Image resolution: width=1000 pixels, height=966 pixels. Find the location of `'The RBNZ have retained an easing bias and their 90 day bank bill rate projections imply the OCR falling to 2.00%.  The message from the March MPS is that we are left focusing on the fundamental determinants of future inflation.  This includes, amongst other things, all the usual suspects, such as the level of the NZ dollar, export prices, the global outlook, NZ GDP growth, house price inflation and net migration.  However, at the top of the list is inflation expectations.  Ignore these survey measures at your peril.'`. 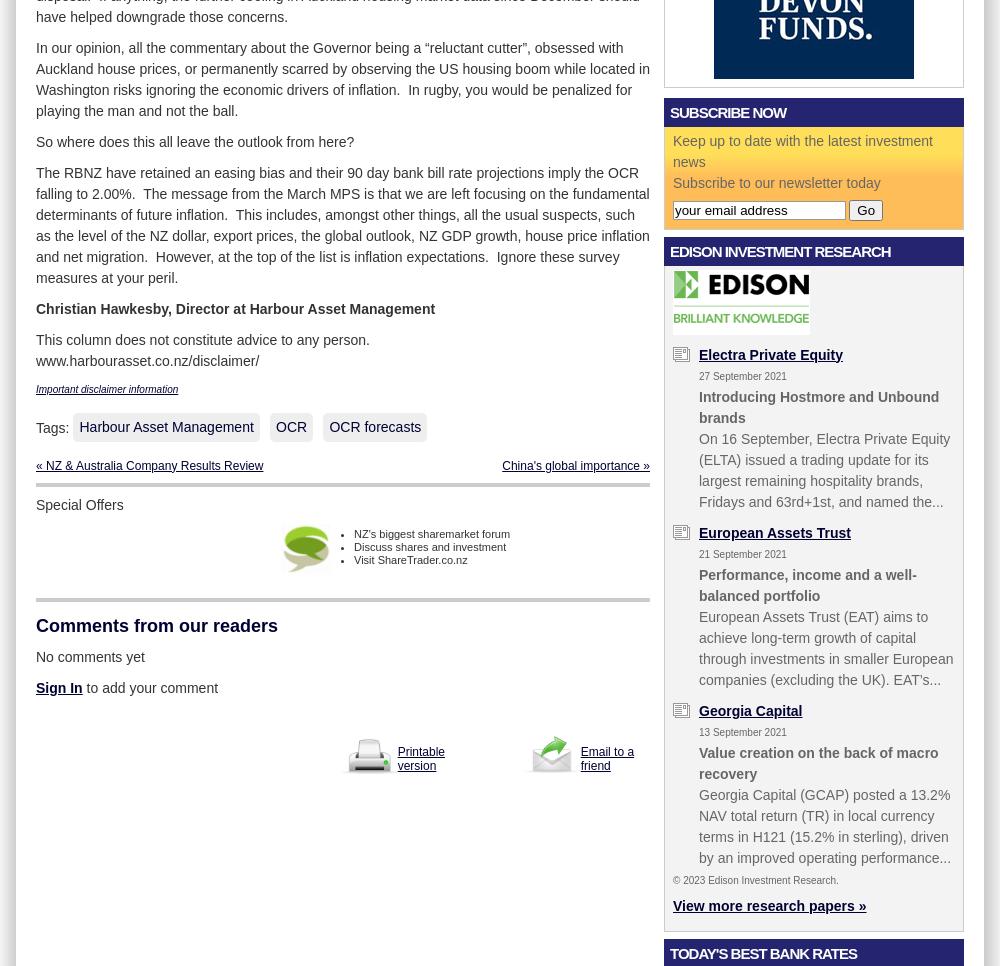

'The RBNZ have retained an easing bias and their 90 day bank bill rate projections imply the OCR falling to 2.00%.  The message from the March MPS is that we are left focusing on the fundamental determinants of future inflation.  This includes, amongst other things, all the usual suspects, such as the level of the NZ dollar, export prices, the global outlook, NZ GDP growth, house price inflation and net migration.  However, at the top of the list is inflation expectations.  Ignore these survey measures at your peril.' is located at coordinates (36, 223).